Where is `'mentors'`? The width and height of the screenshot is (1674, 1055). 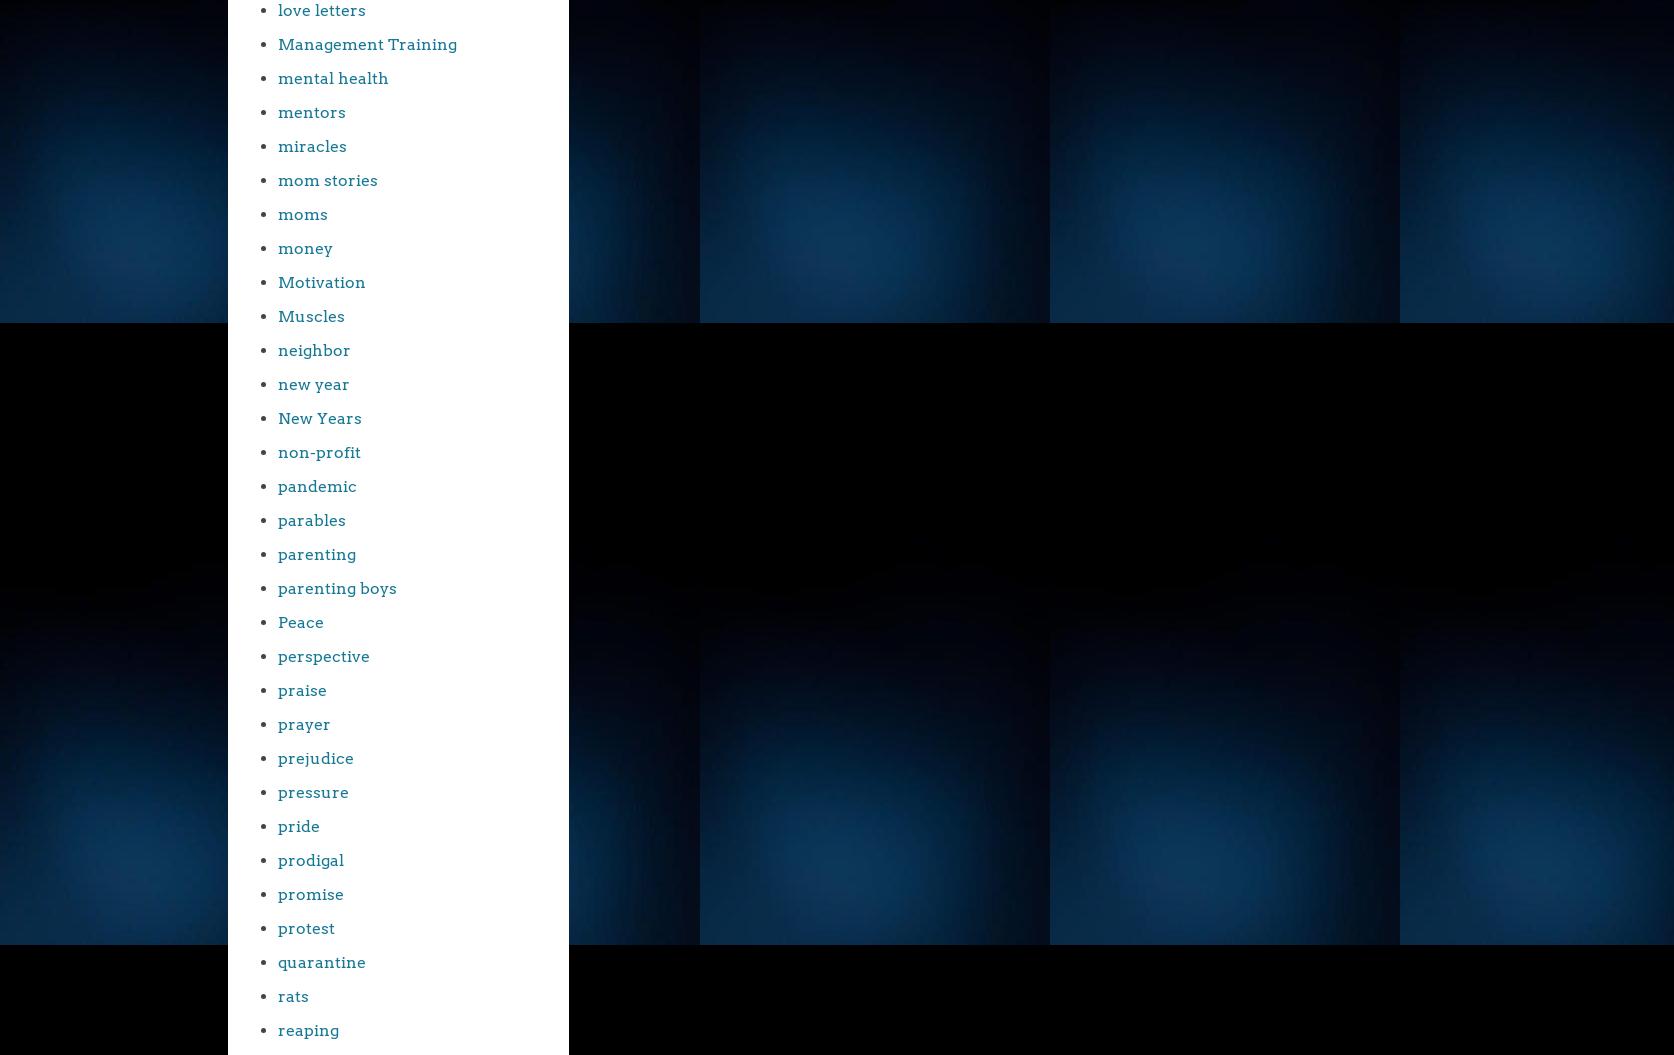 'mentors' is located at coordinates (312, 111).